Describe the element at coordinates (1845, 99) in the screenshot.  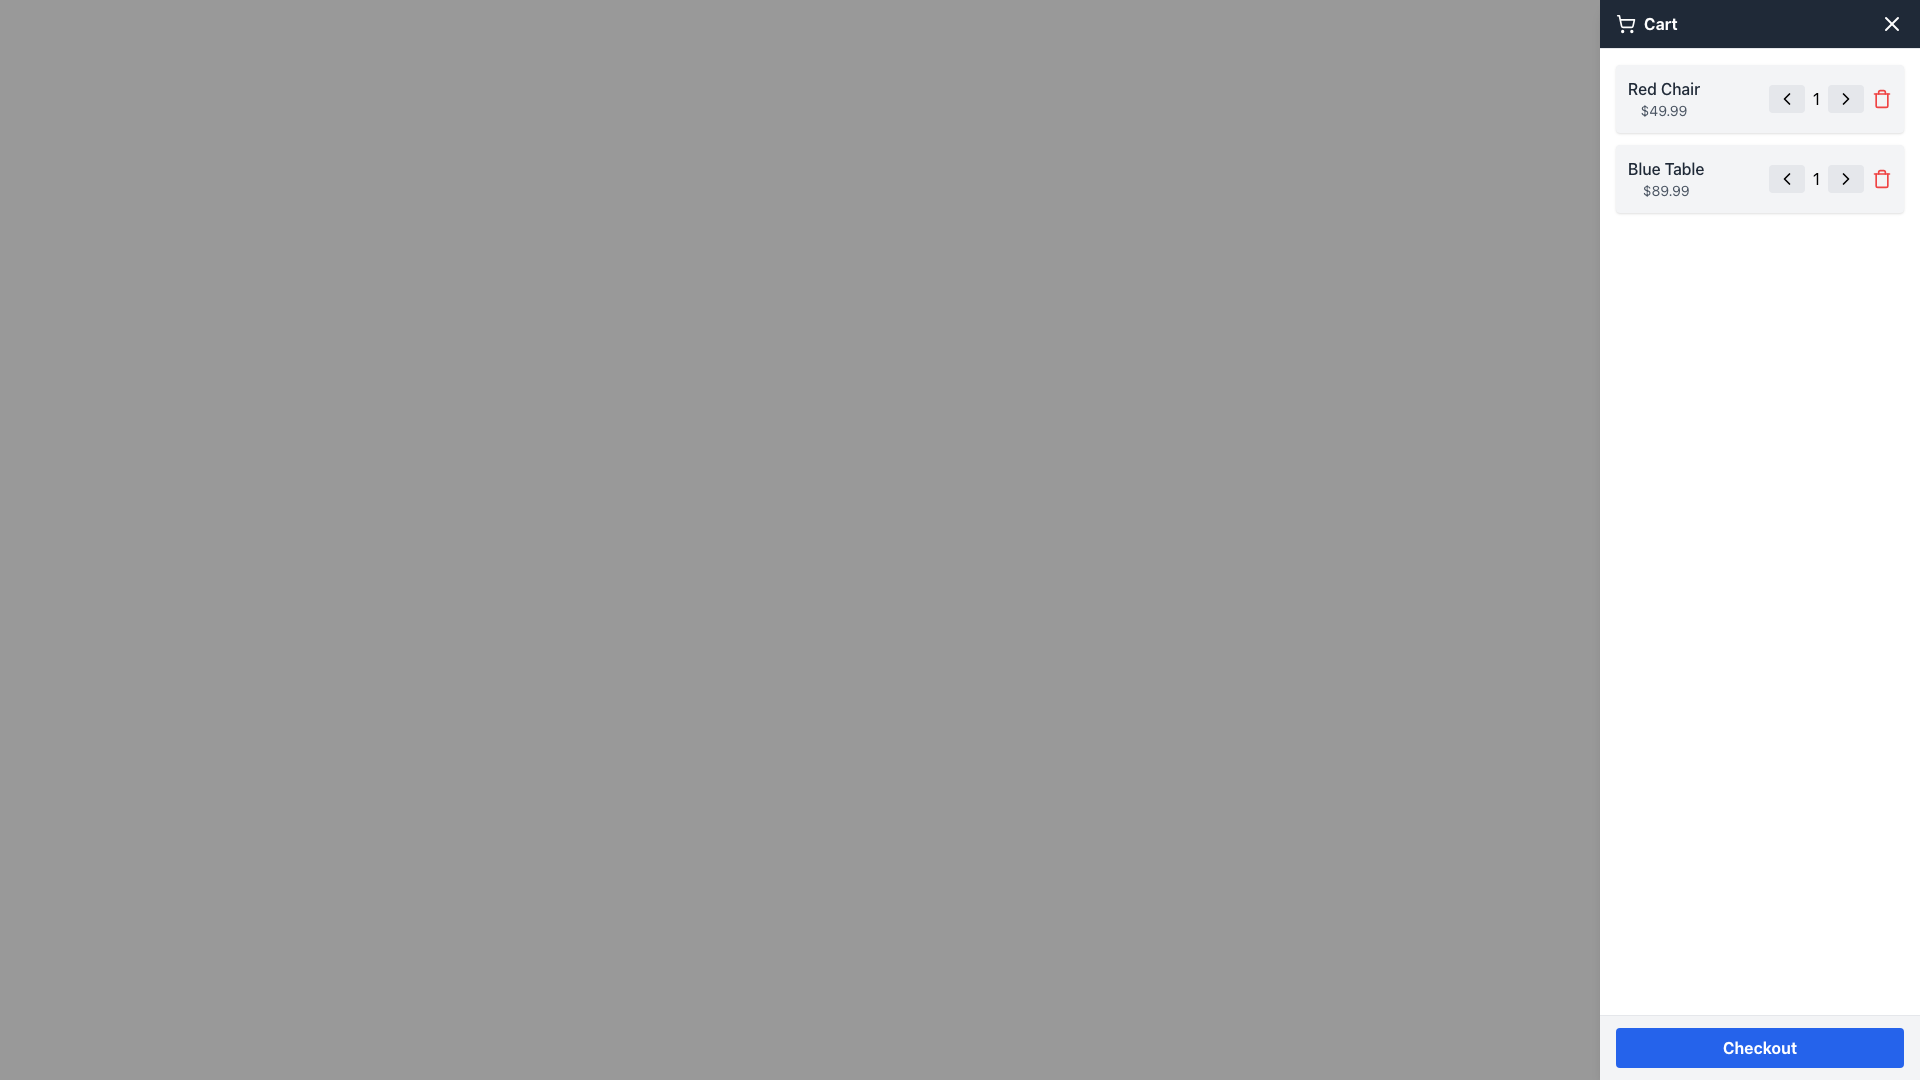
I see `the right-pointing chevron icon, which is part of the interactive button next to the quantity selector for the 'Red Chair' item in the cart interface` at that location.